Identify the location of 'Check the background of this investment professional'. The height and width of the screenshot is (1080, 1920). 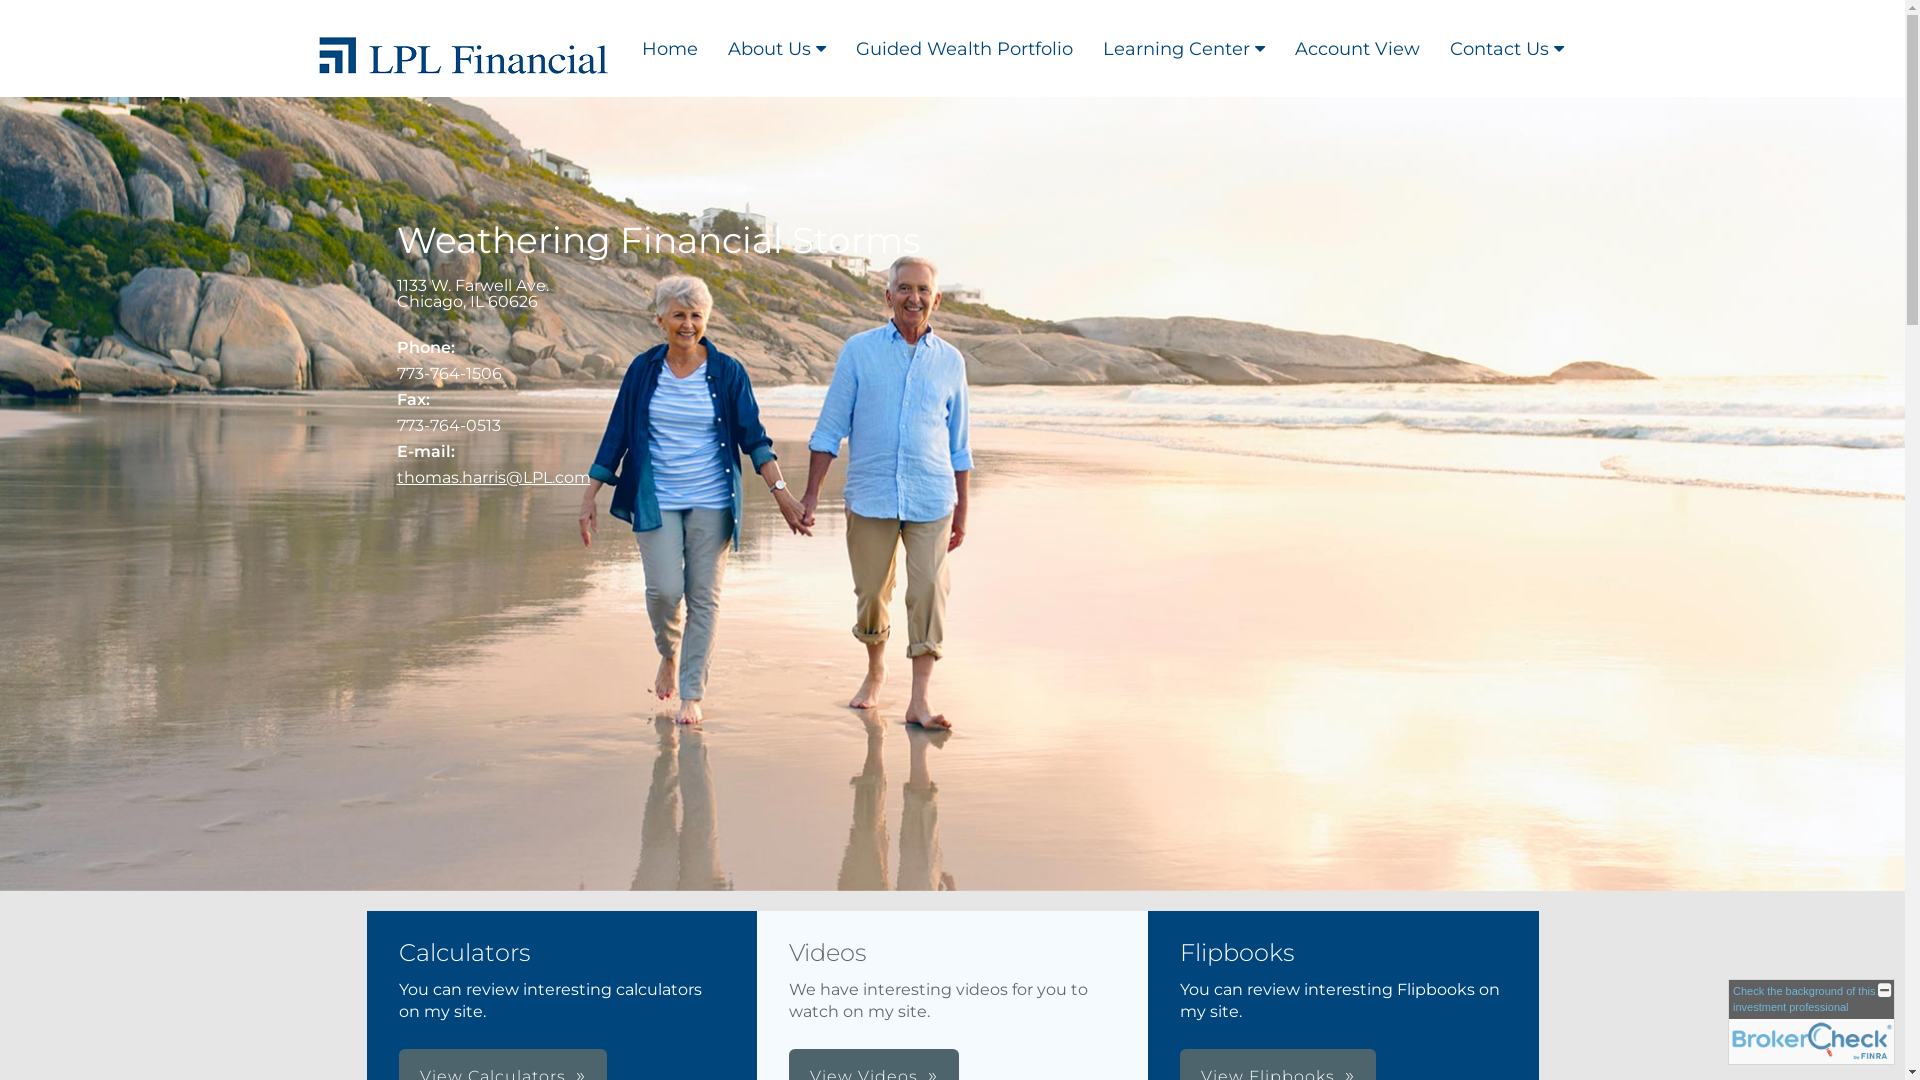
(1804, 998).